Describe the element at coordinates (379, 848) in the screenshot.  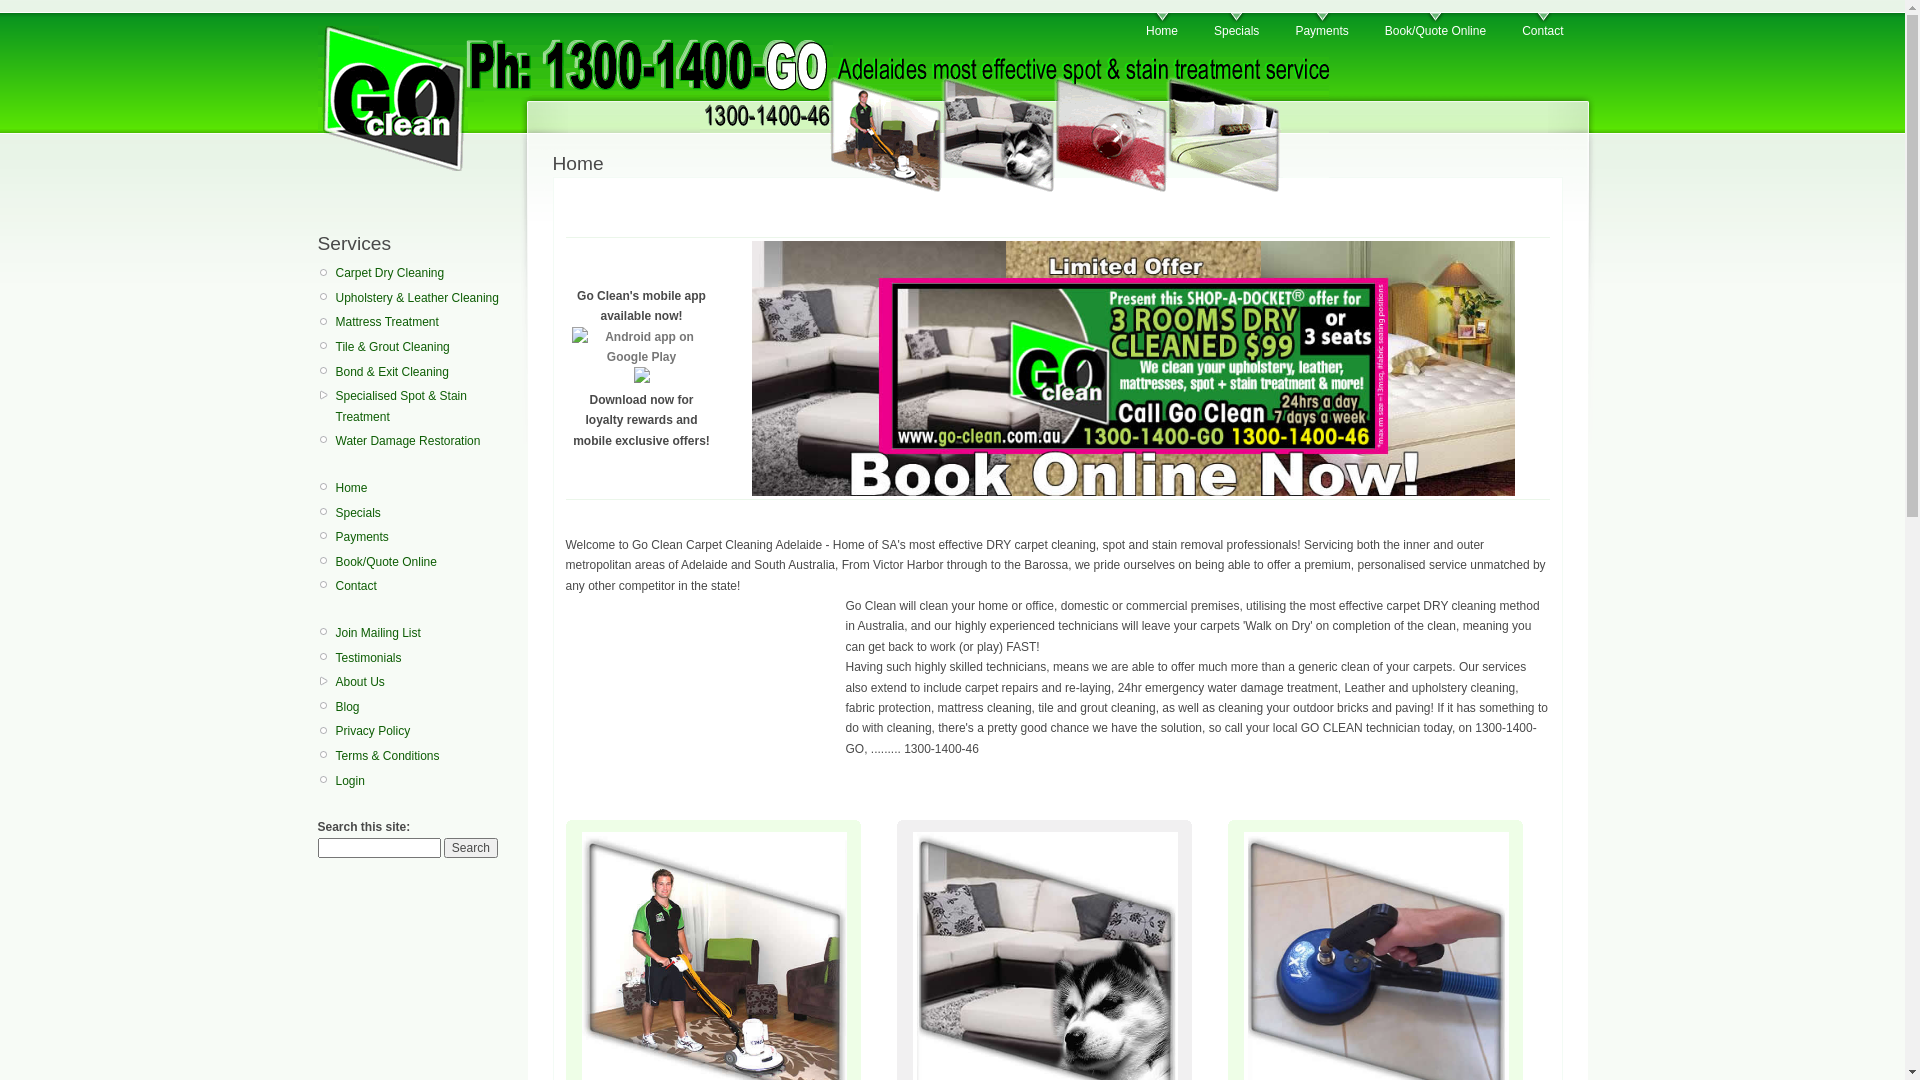
I see `'Enter the terms you wish to search for.'` at that location.